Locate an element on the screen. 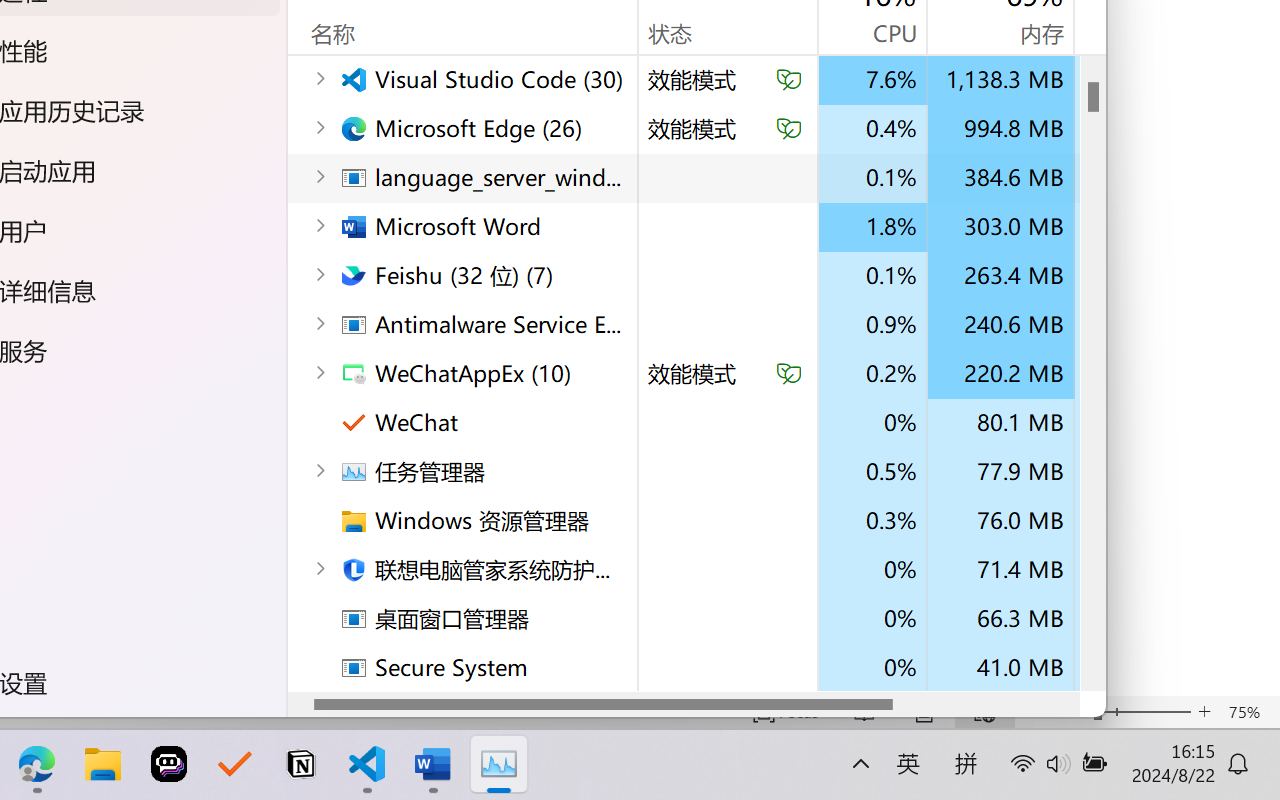  'Notion' is located at coordinates (299, 764).